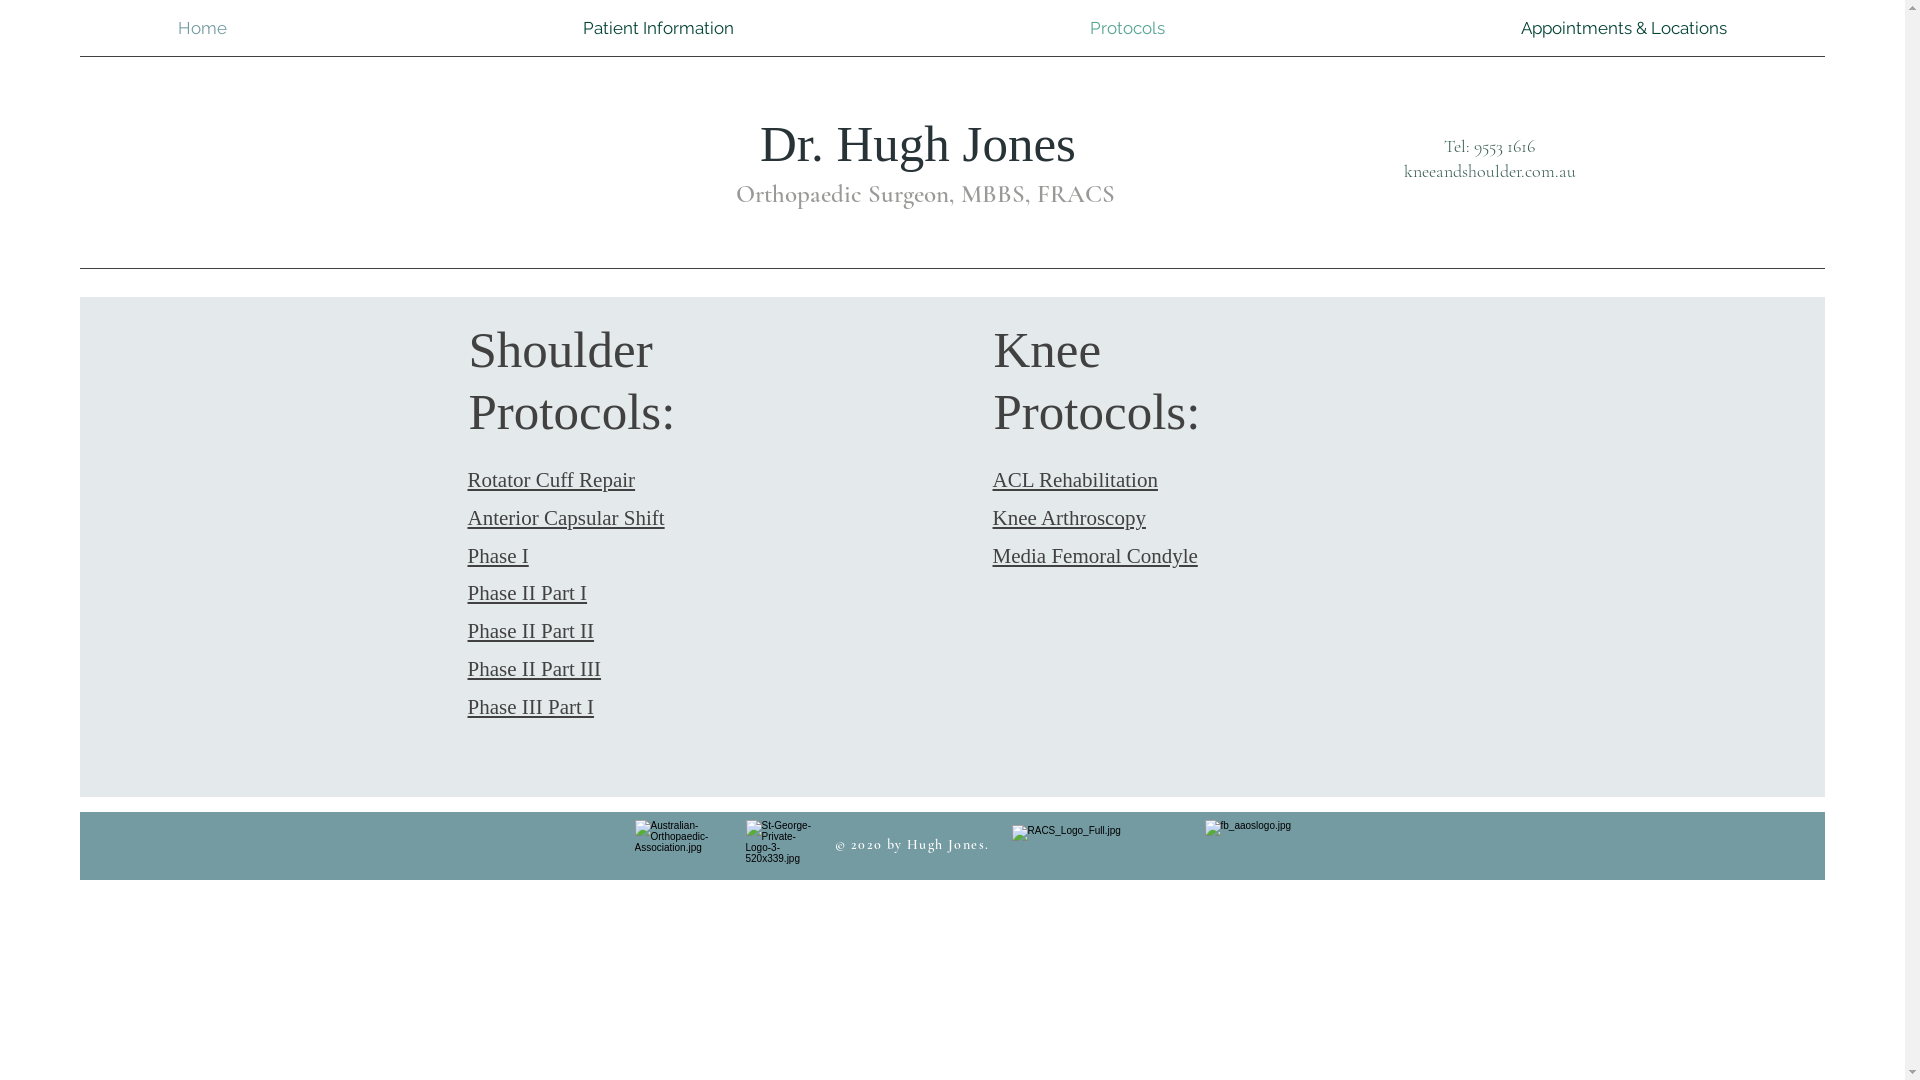 The height and width of the screenshot is (1080, 1920). What do you see at coordinates (1623, 27) in the screenshot?
I see `'Appointments & Locations'` at bounding box center [1623, 27].